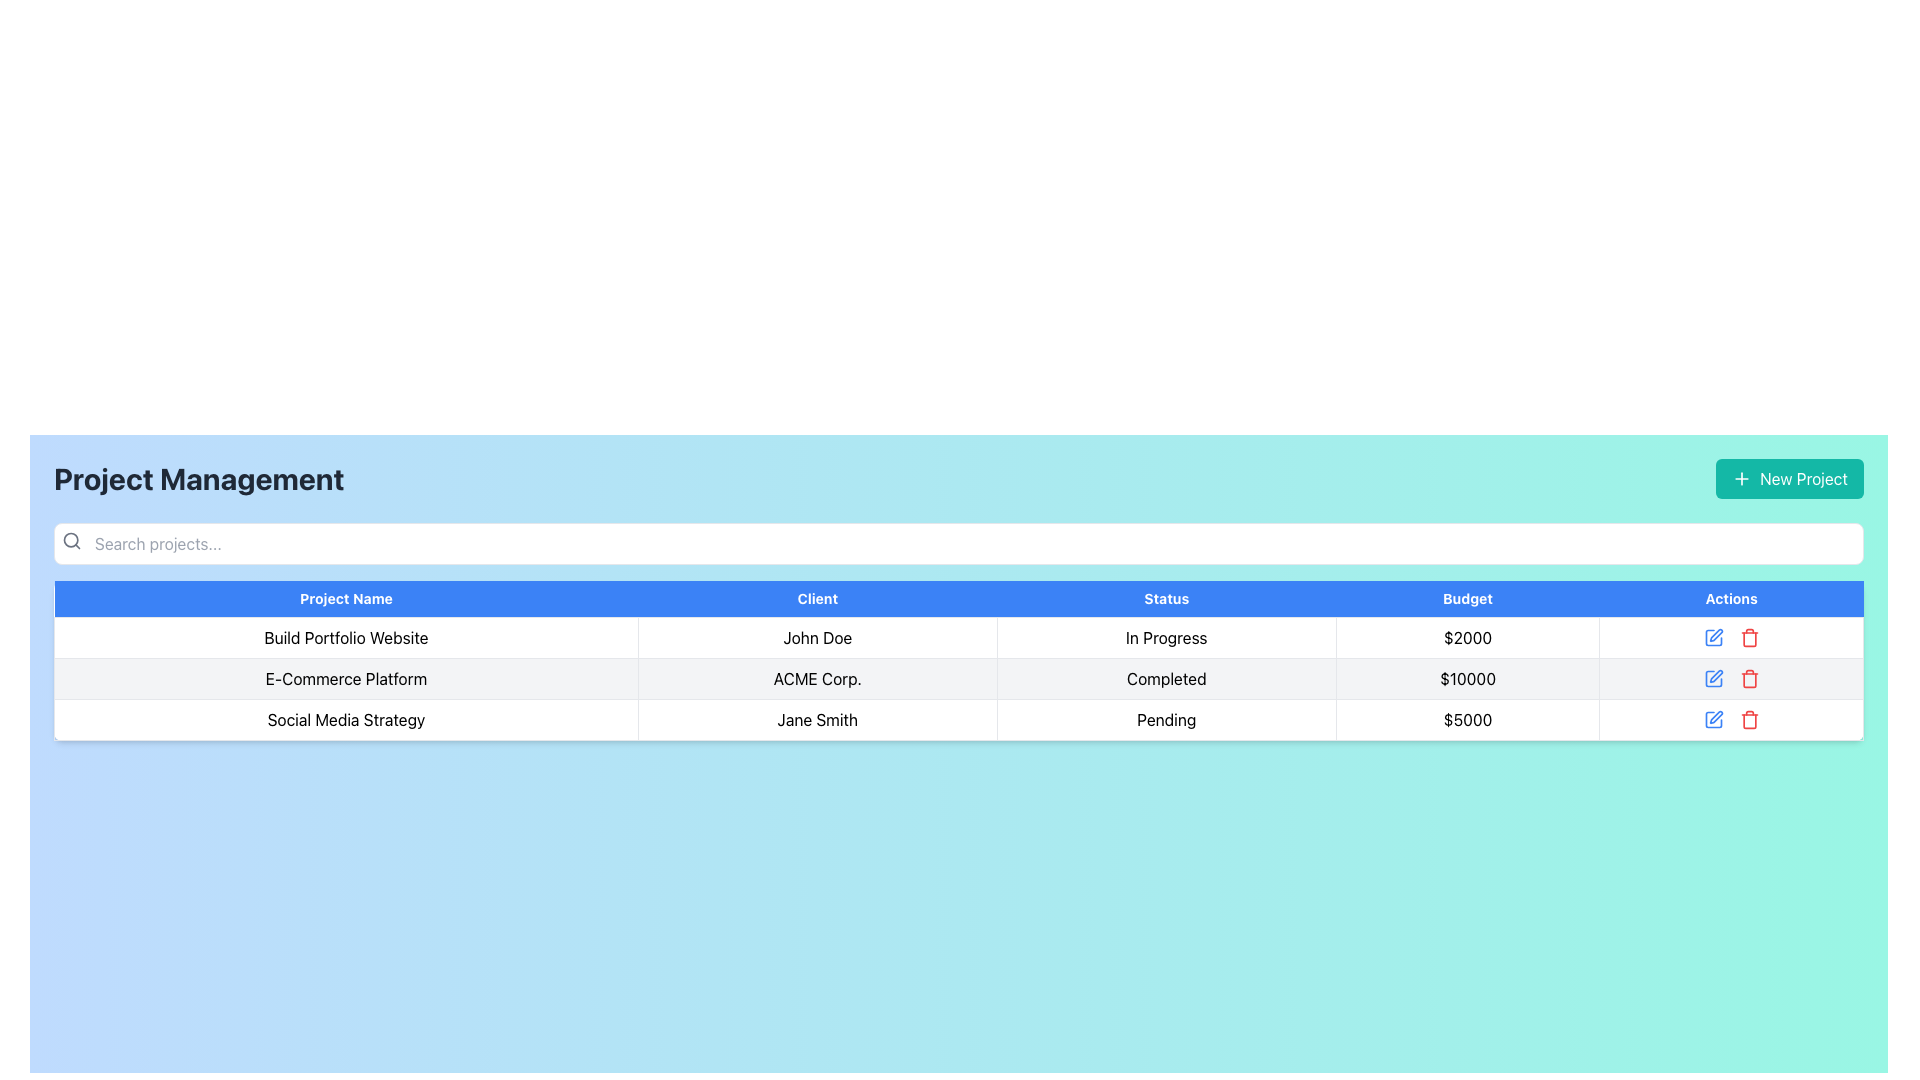  I want to click on the edit button located in the 'Actions' column of the first row in the data table, so click(1712, 637).